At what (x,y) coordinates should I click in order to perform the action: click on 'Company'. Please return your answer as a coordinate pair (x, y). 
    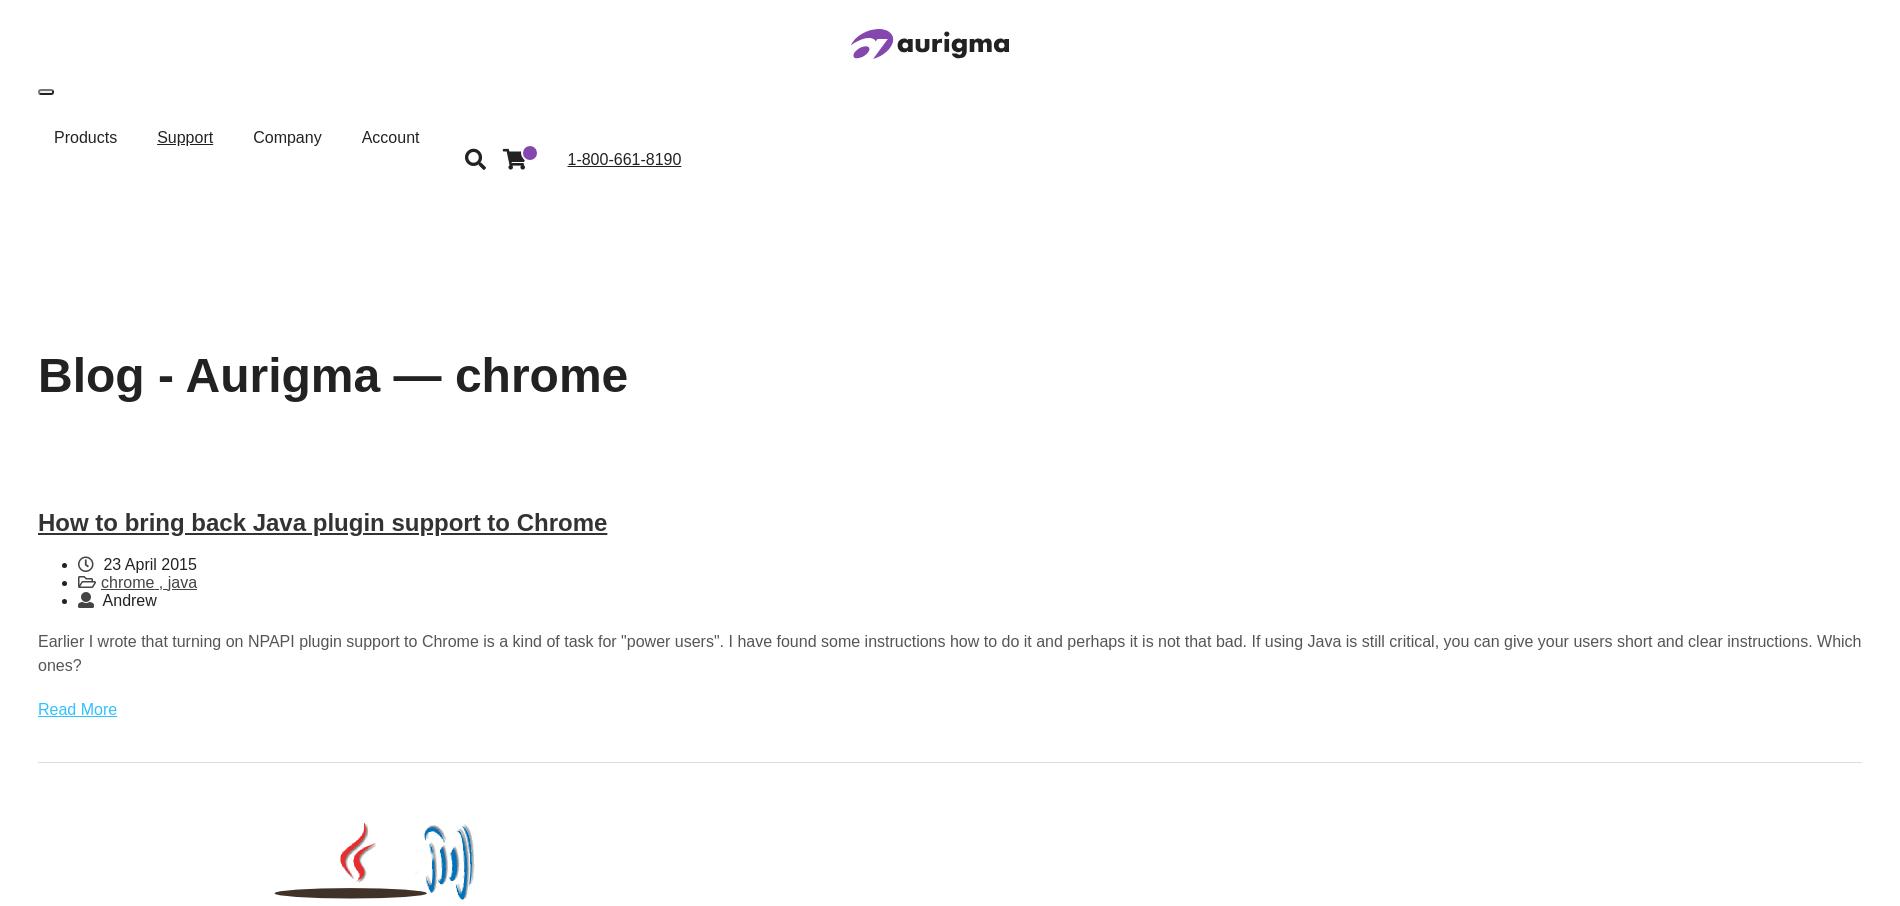
    Looking at the image, I should click on (286, 137).